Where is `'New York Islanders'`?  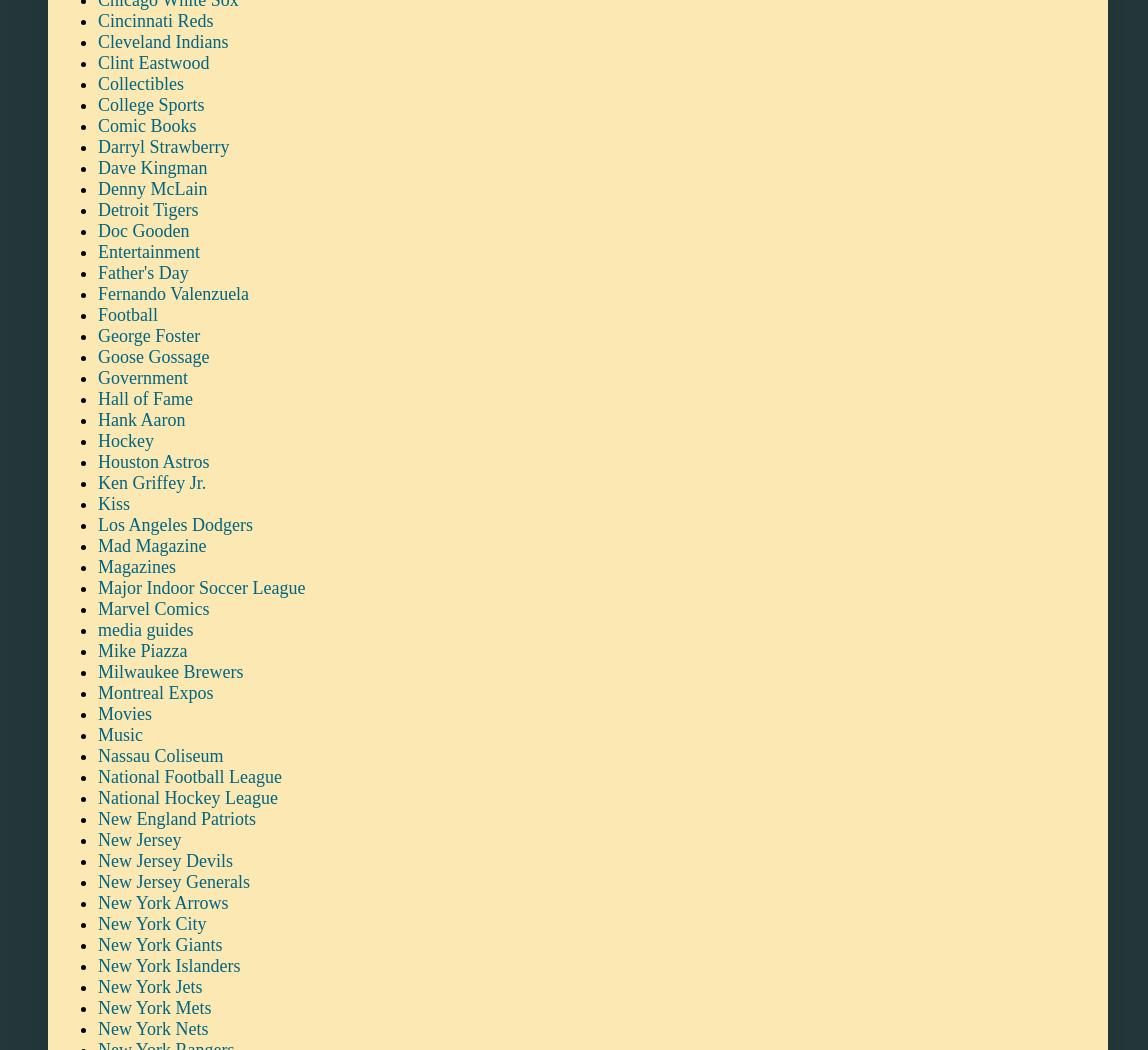 'New York Islanders' is located at coordinates (168, 963).